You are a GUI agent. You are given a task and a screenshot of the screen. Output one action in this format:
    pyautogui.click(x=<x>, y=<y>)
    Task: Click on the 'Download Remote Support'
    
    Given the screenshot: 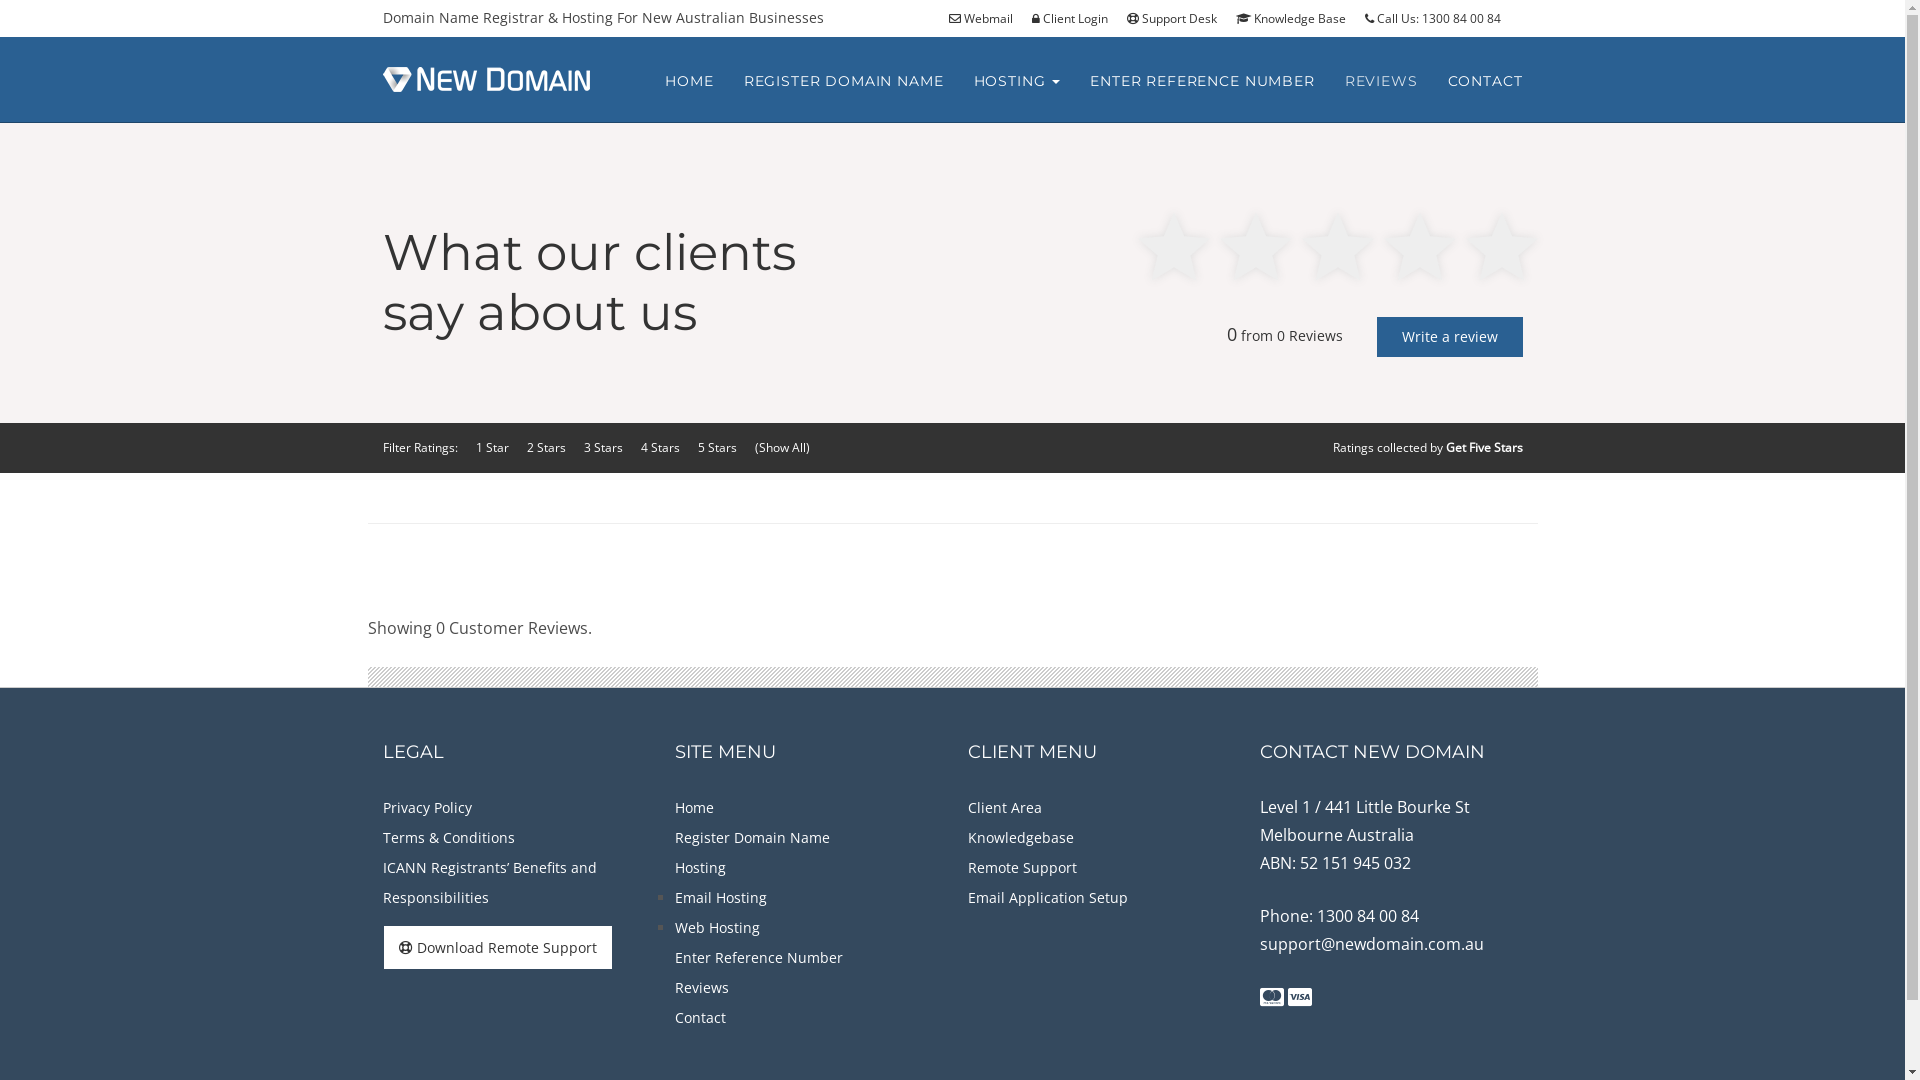 What is the action you would take?
    pyautogui.click(x=497, y=946)
    